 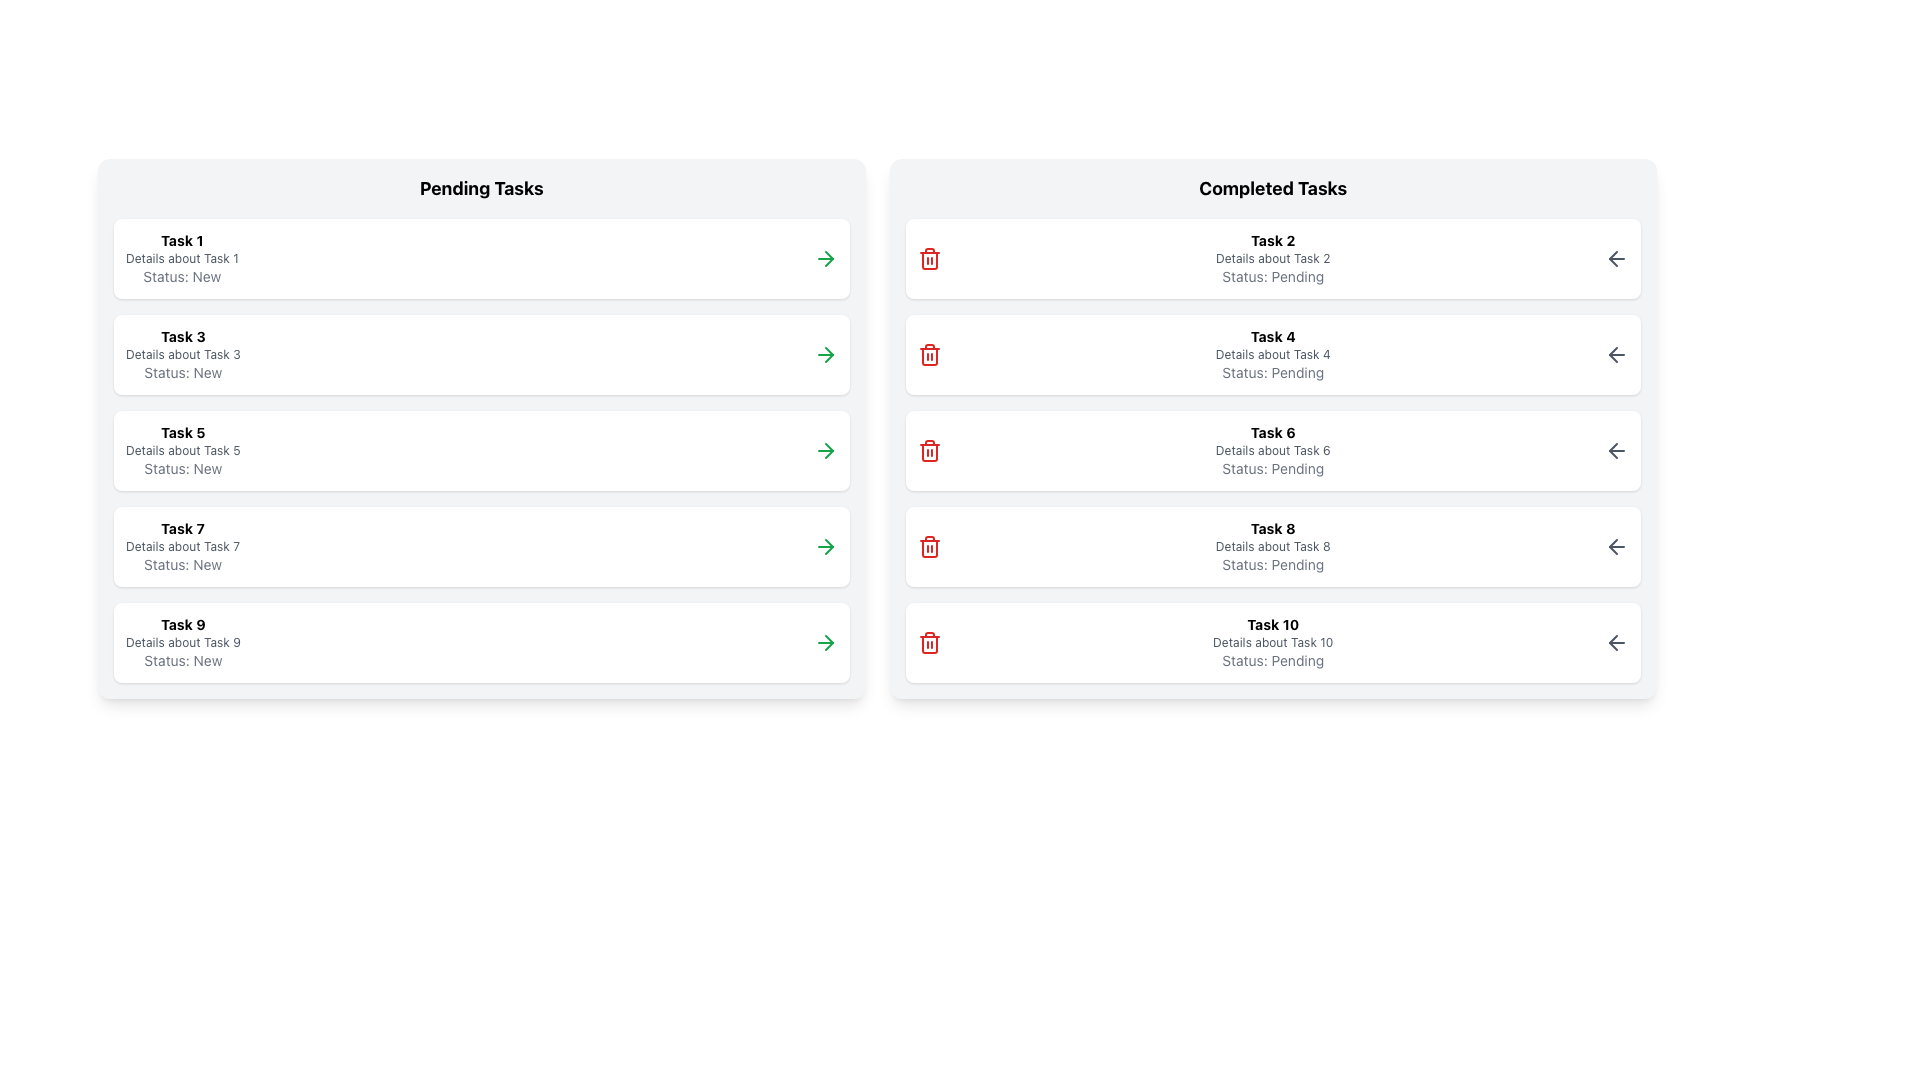 I want to click on the arrow icon in the rightmost section of the fifth task card labeled 'Task 9' in the 'Pending Tasks' list, so click(x=829, y=547).